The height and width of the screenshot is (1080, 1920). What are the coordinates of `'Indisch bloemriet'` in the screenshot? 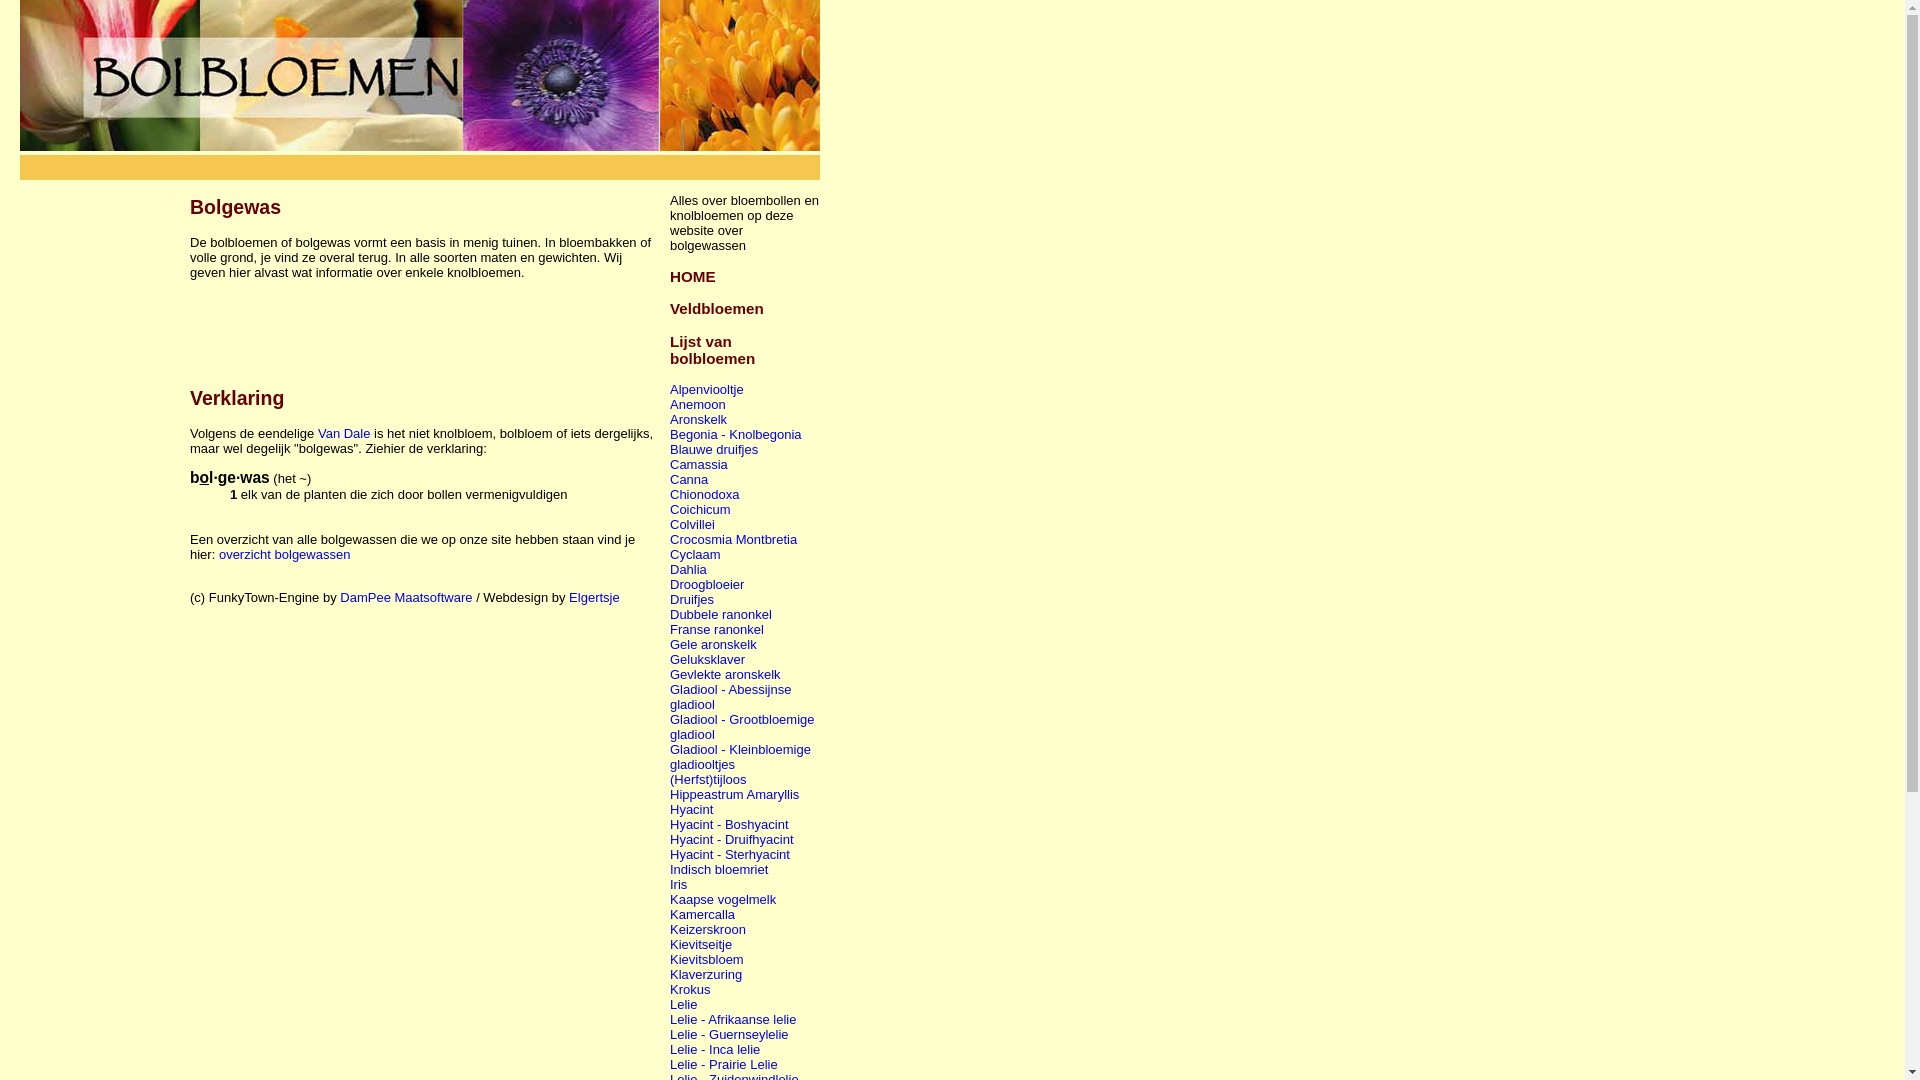 It's located at (670, 868).